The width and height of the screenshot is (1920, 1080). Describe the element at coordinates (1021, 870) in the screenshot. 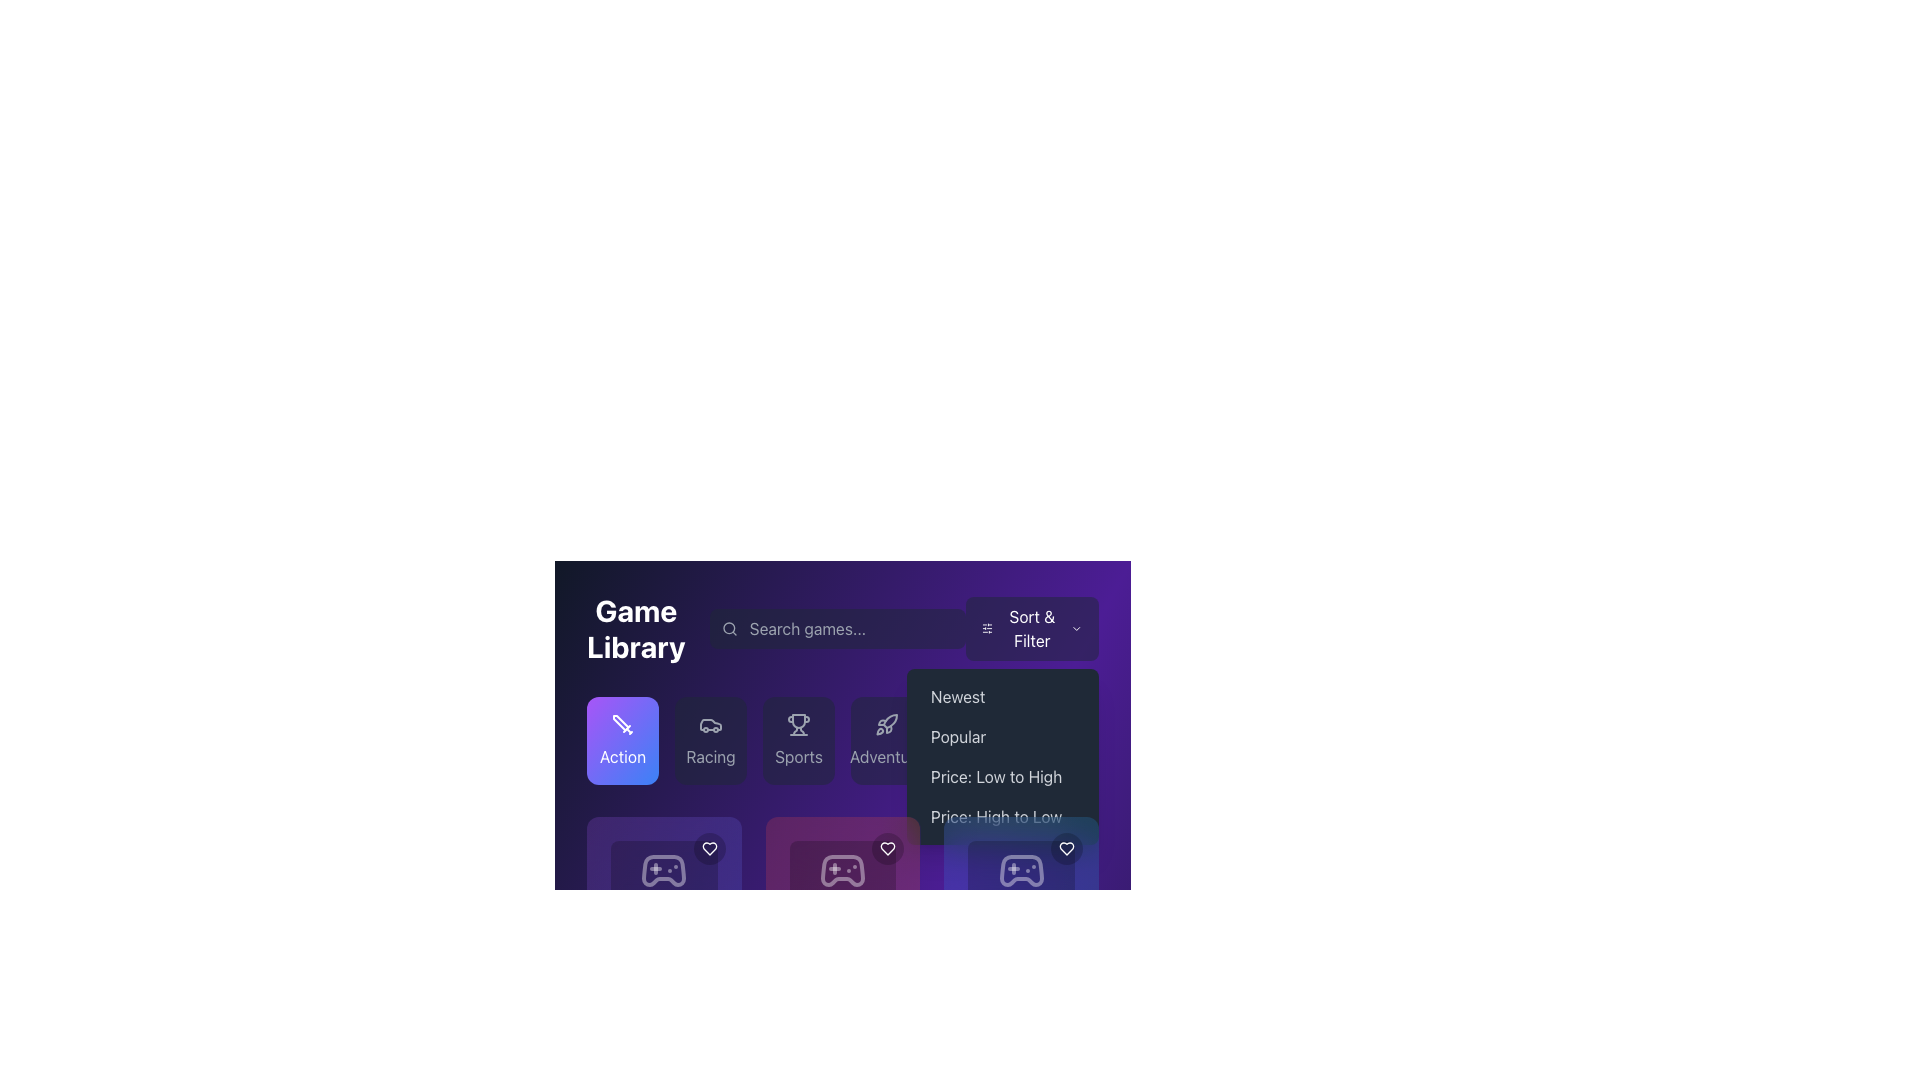

I see `the game selection icon located in the top-right corner of the game library interface, below the 'Sort & Filter' dropdown menu` at that location.